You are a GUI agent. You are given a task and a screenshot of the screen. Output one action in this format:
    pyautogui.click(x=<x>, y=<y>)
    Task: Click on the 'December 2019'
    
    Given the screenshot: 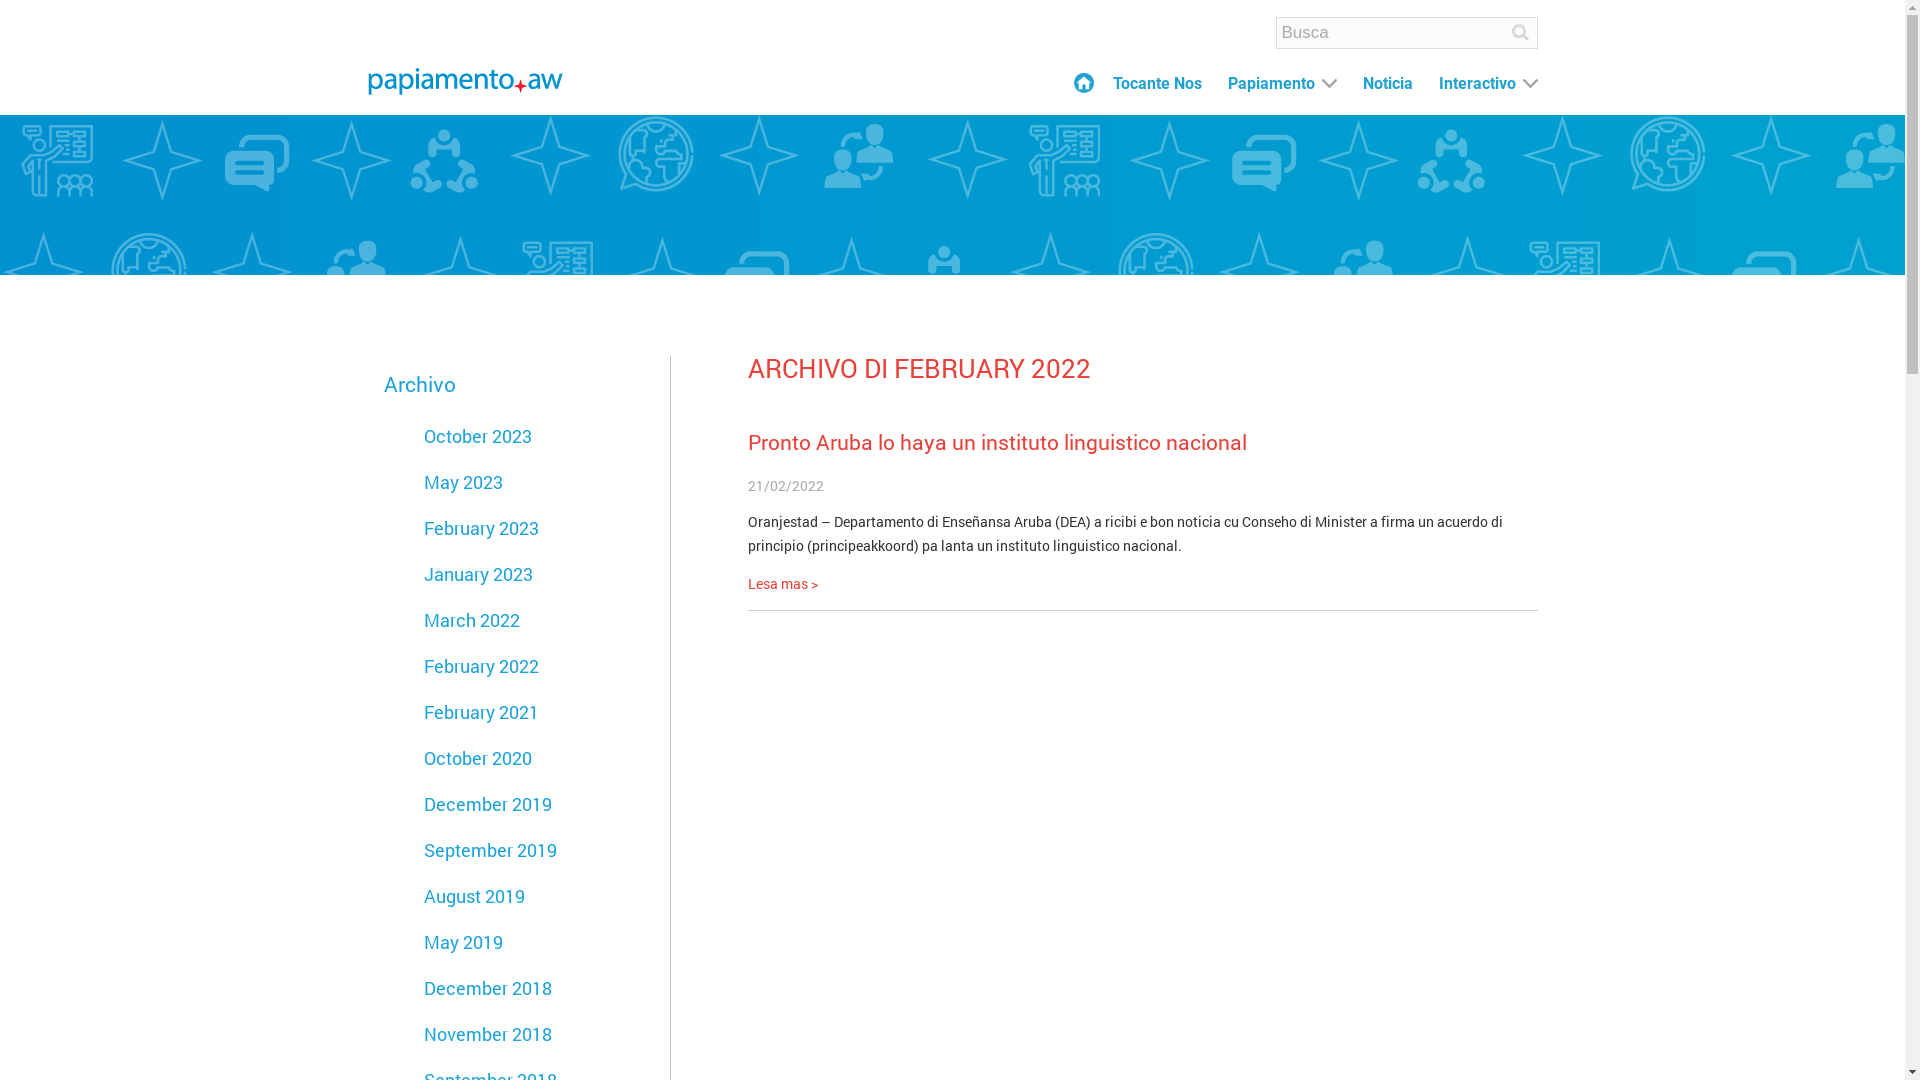 What is the action you would take?
    pyautogui.click(x=422, y=802)
    